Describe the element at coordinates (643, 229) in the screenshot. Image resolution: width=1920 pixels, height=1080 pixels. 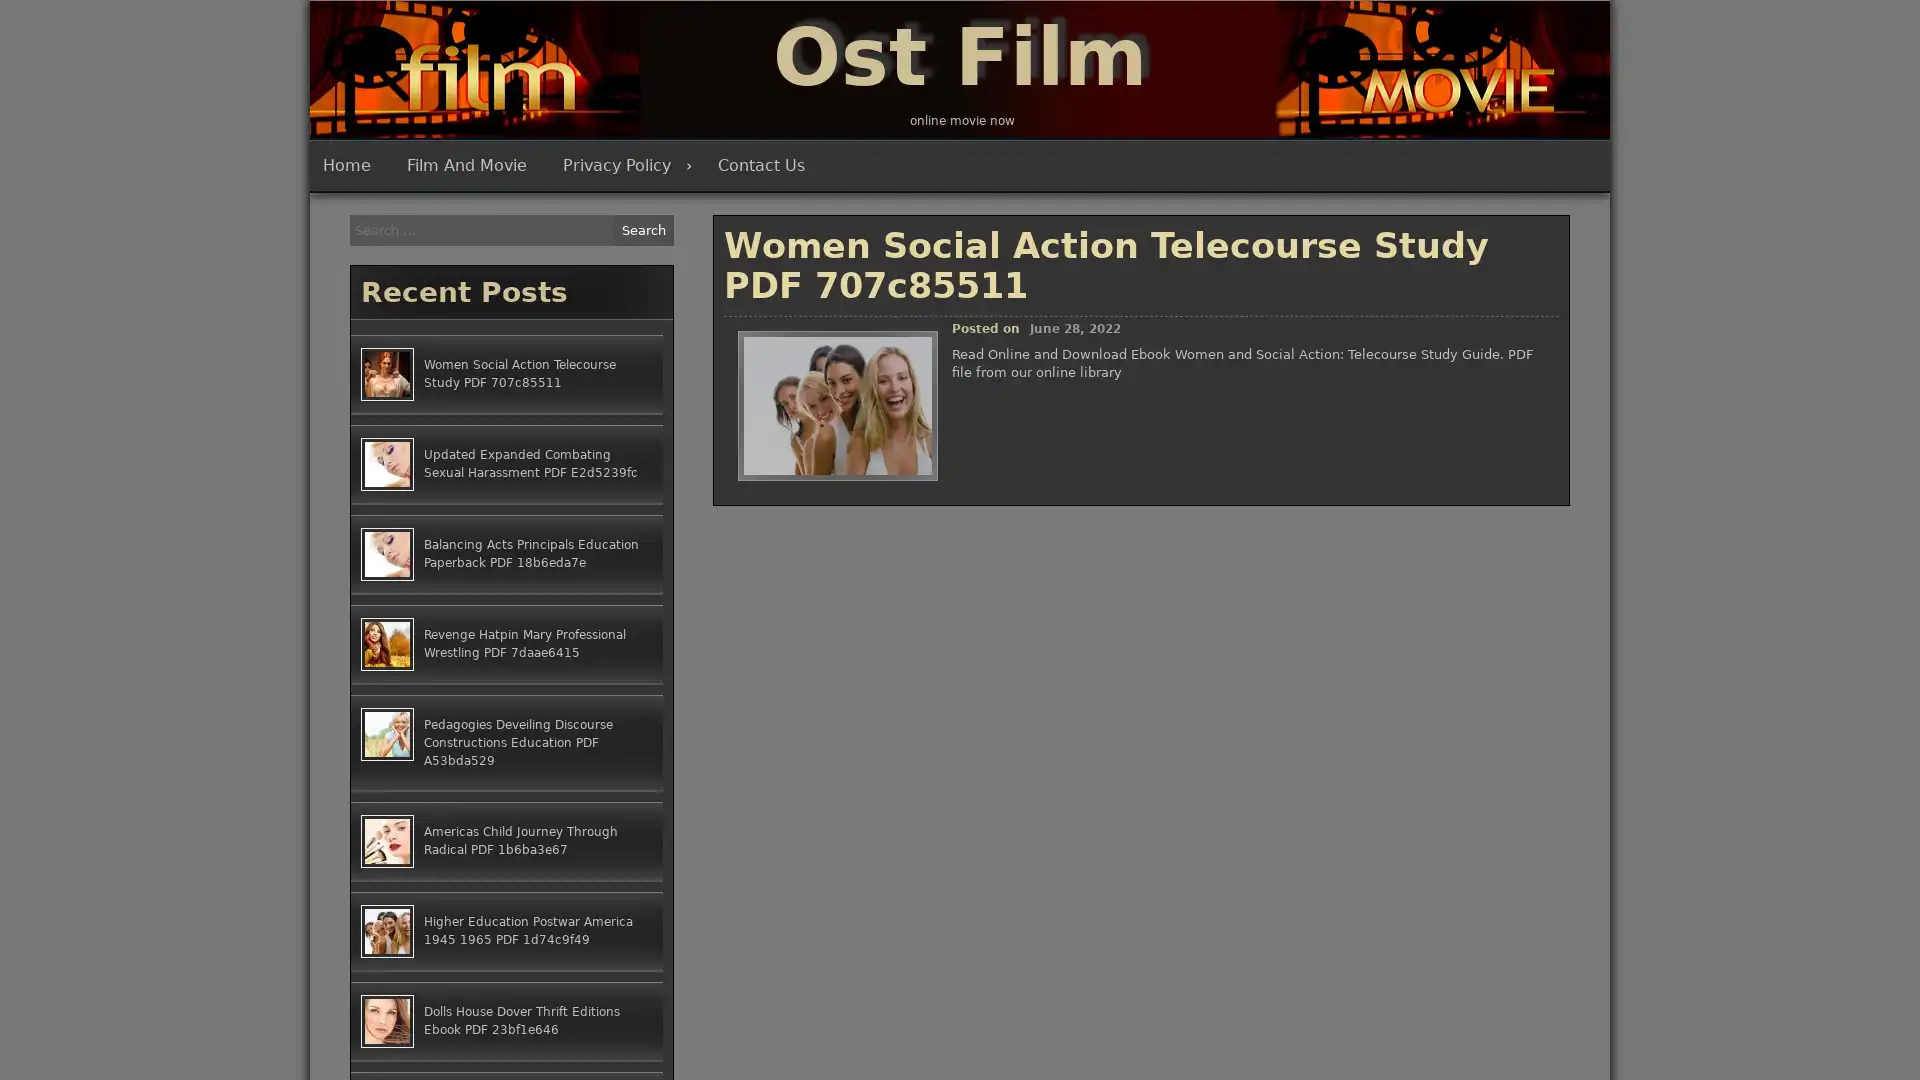
I see `Search` at that location.